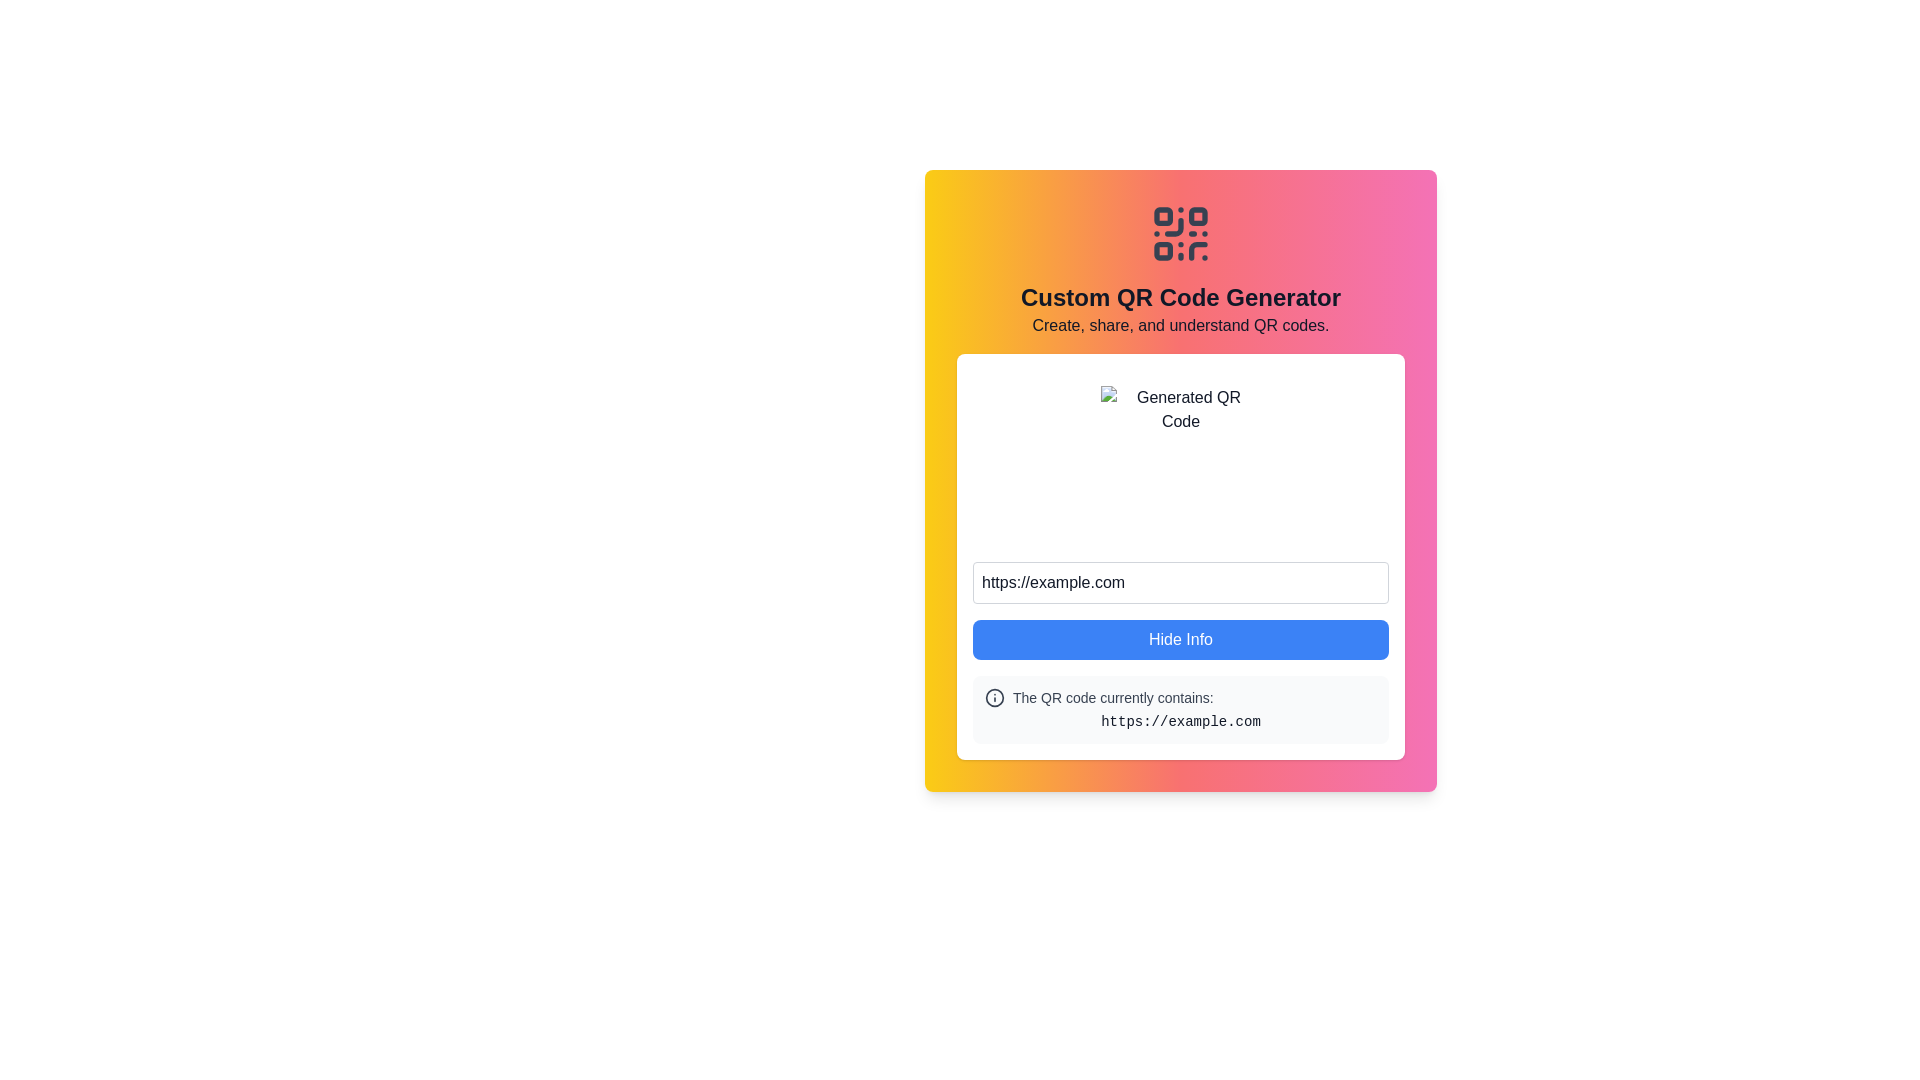  Describe the element at coordinates (1180, 297) in the screenshot. I see `the Header text displaying 'Custom QR Code Generator' which is prominently styled and located at the top of the main section` at that location.